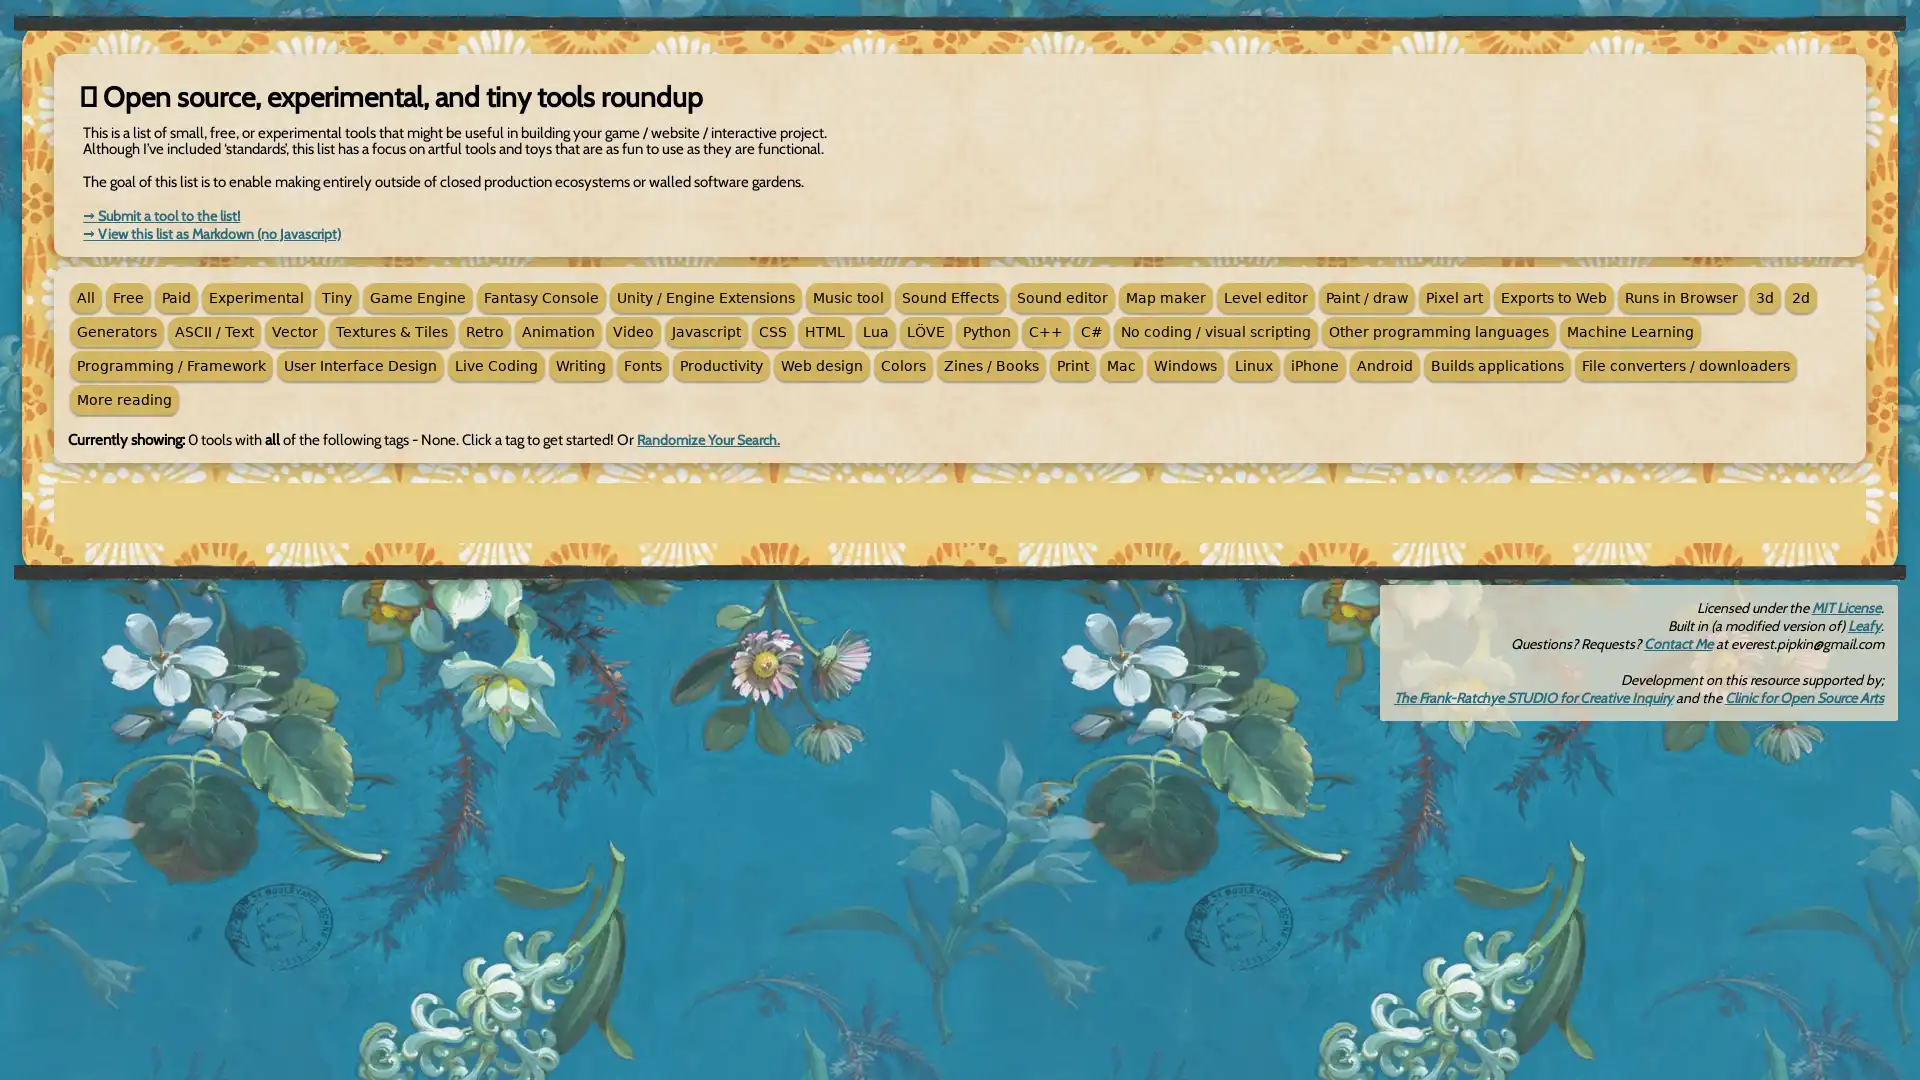 The width and height of the screenshot is (1920, 1080). Describe the element at coordinates (876, 330) in the screenshot. I see `Lua` at that location.